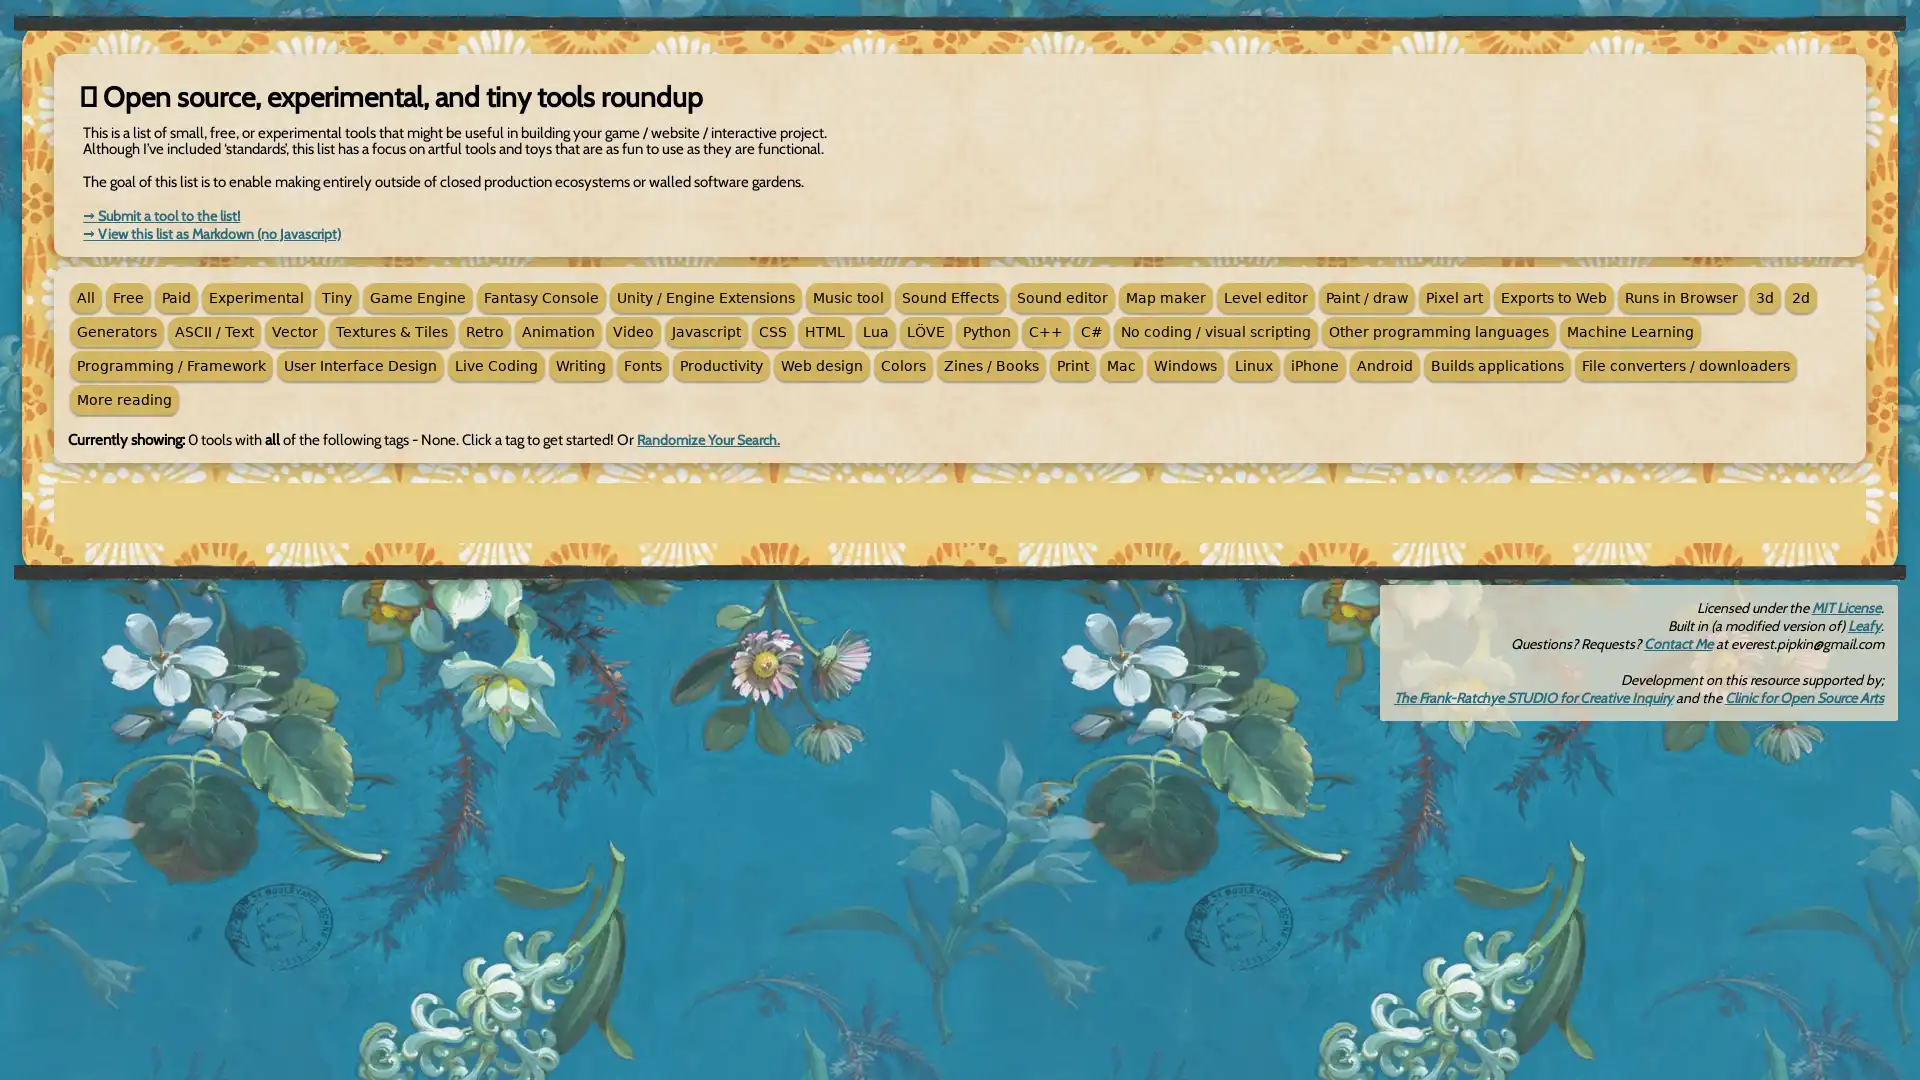 The width and height of the screenshot is (1920, 1080). Describe the element at coordinates (876, 330) in the screenshot. I see `Lua` at that location.